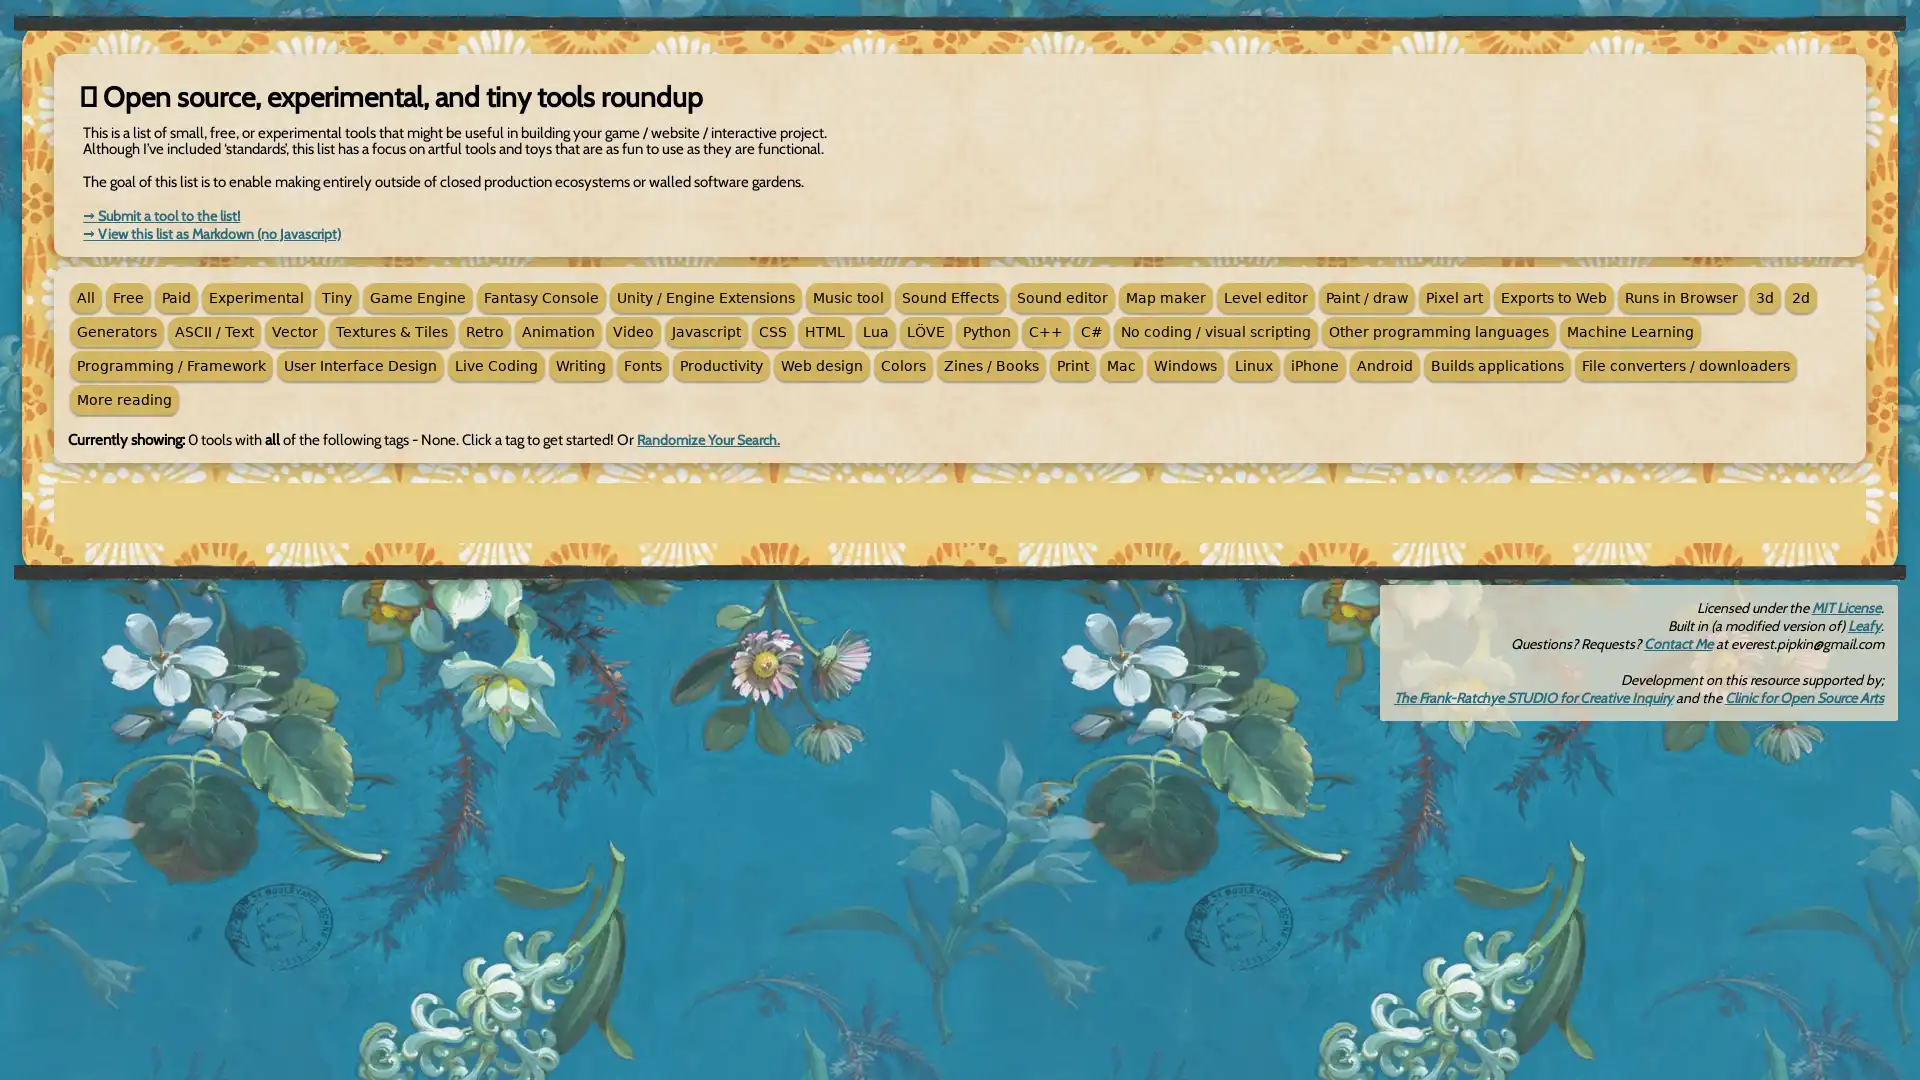 The width and height of the screenshot is (1920, 1080). Describe the element at coordinates (876, 330) in the screenshot. I see `Lua` at that location.